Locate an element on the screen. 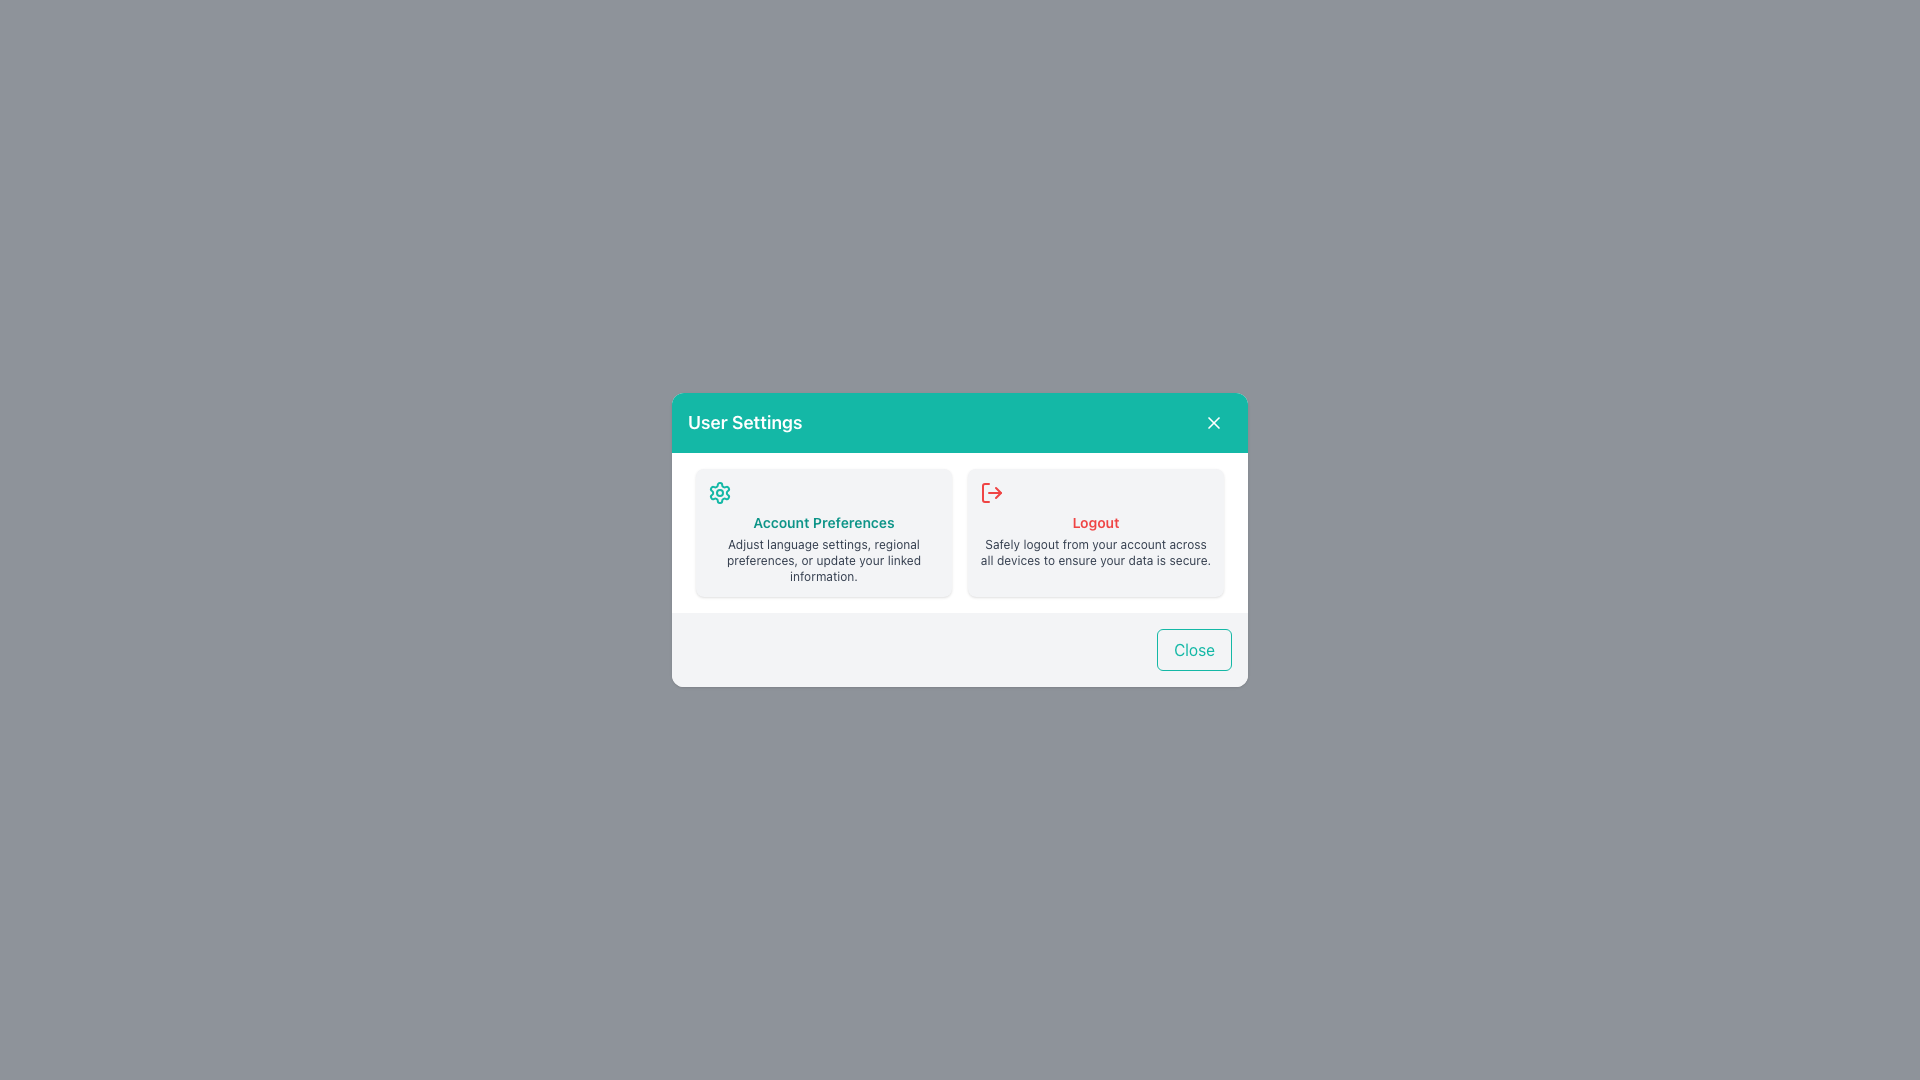 The image size is (1920, 1080). the 'Account Preferences' selectable card is located at coordinates (824, 531).